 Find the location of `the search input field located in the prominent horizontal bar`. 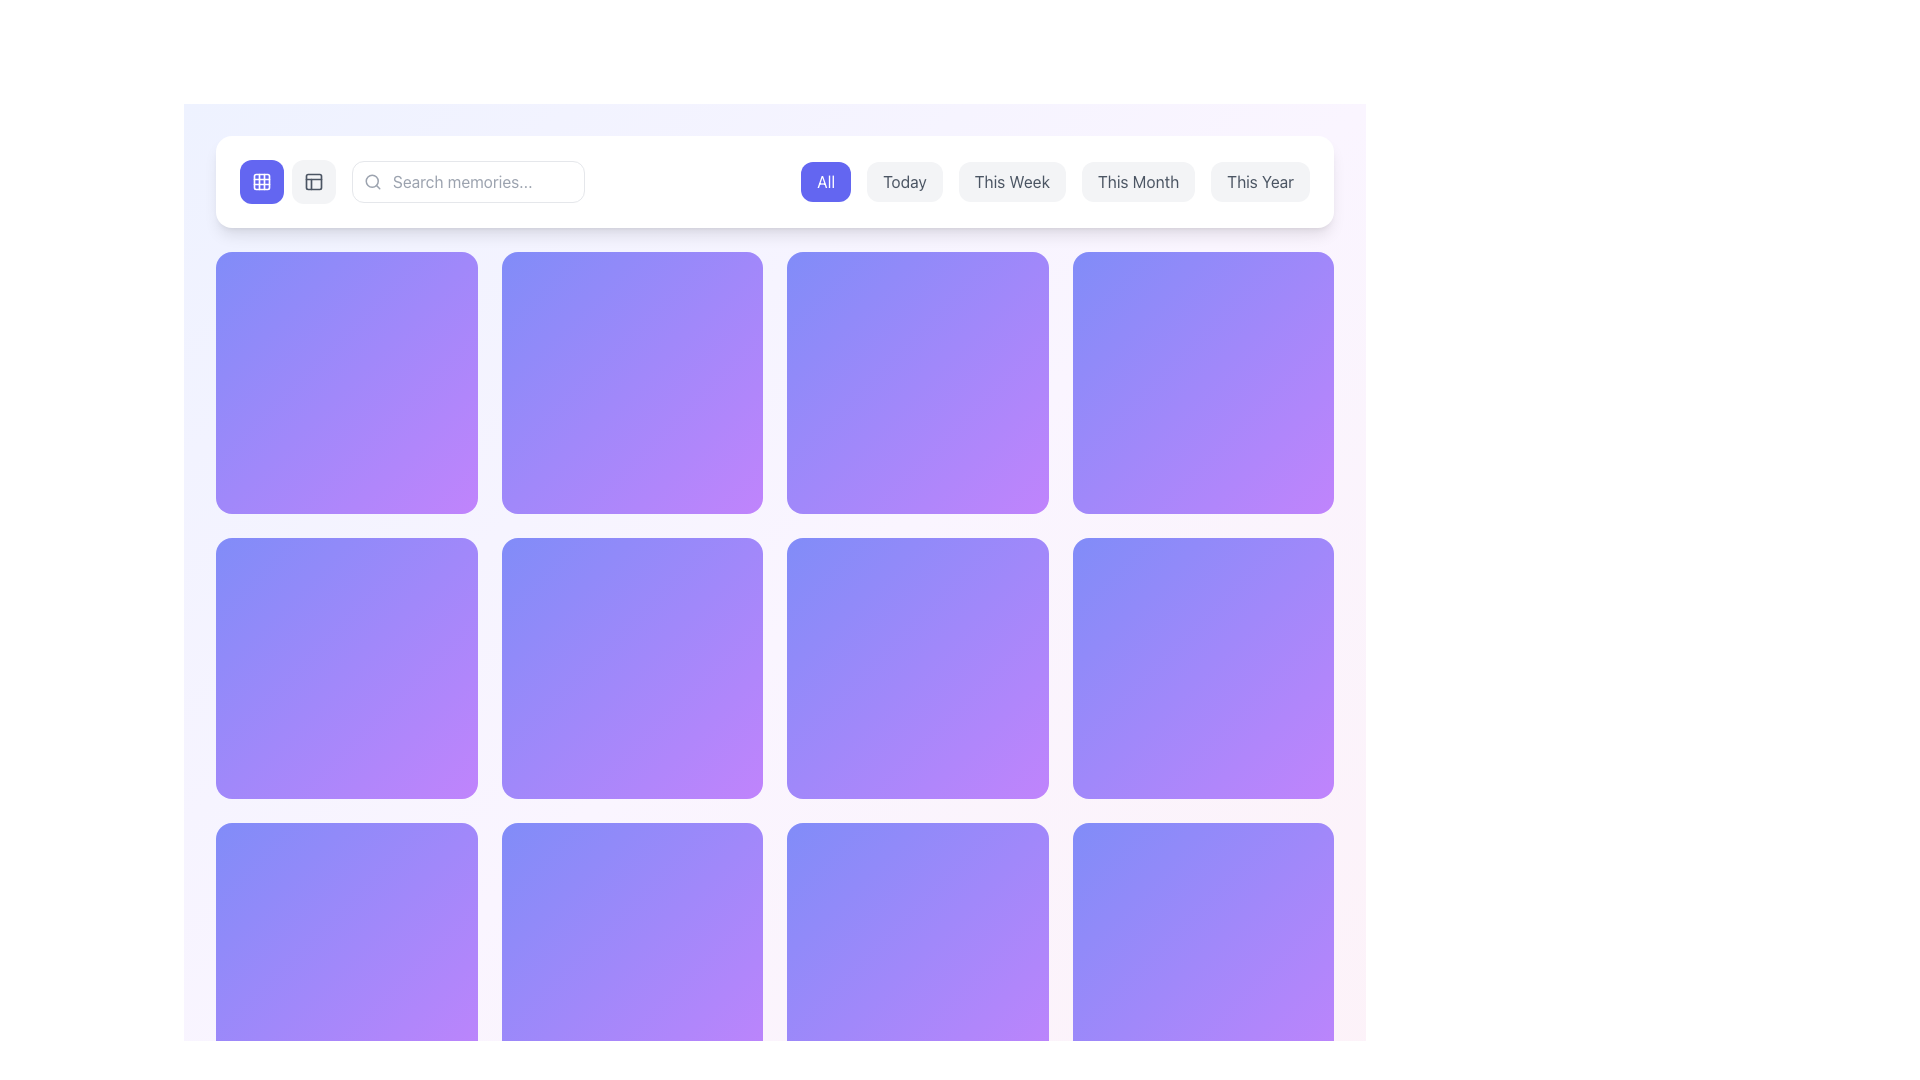

the search input field located in the prominent horizontal bar is located at coordinates (411, 181).